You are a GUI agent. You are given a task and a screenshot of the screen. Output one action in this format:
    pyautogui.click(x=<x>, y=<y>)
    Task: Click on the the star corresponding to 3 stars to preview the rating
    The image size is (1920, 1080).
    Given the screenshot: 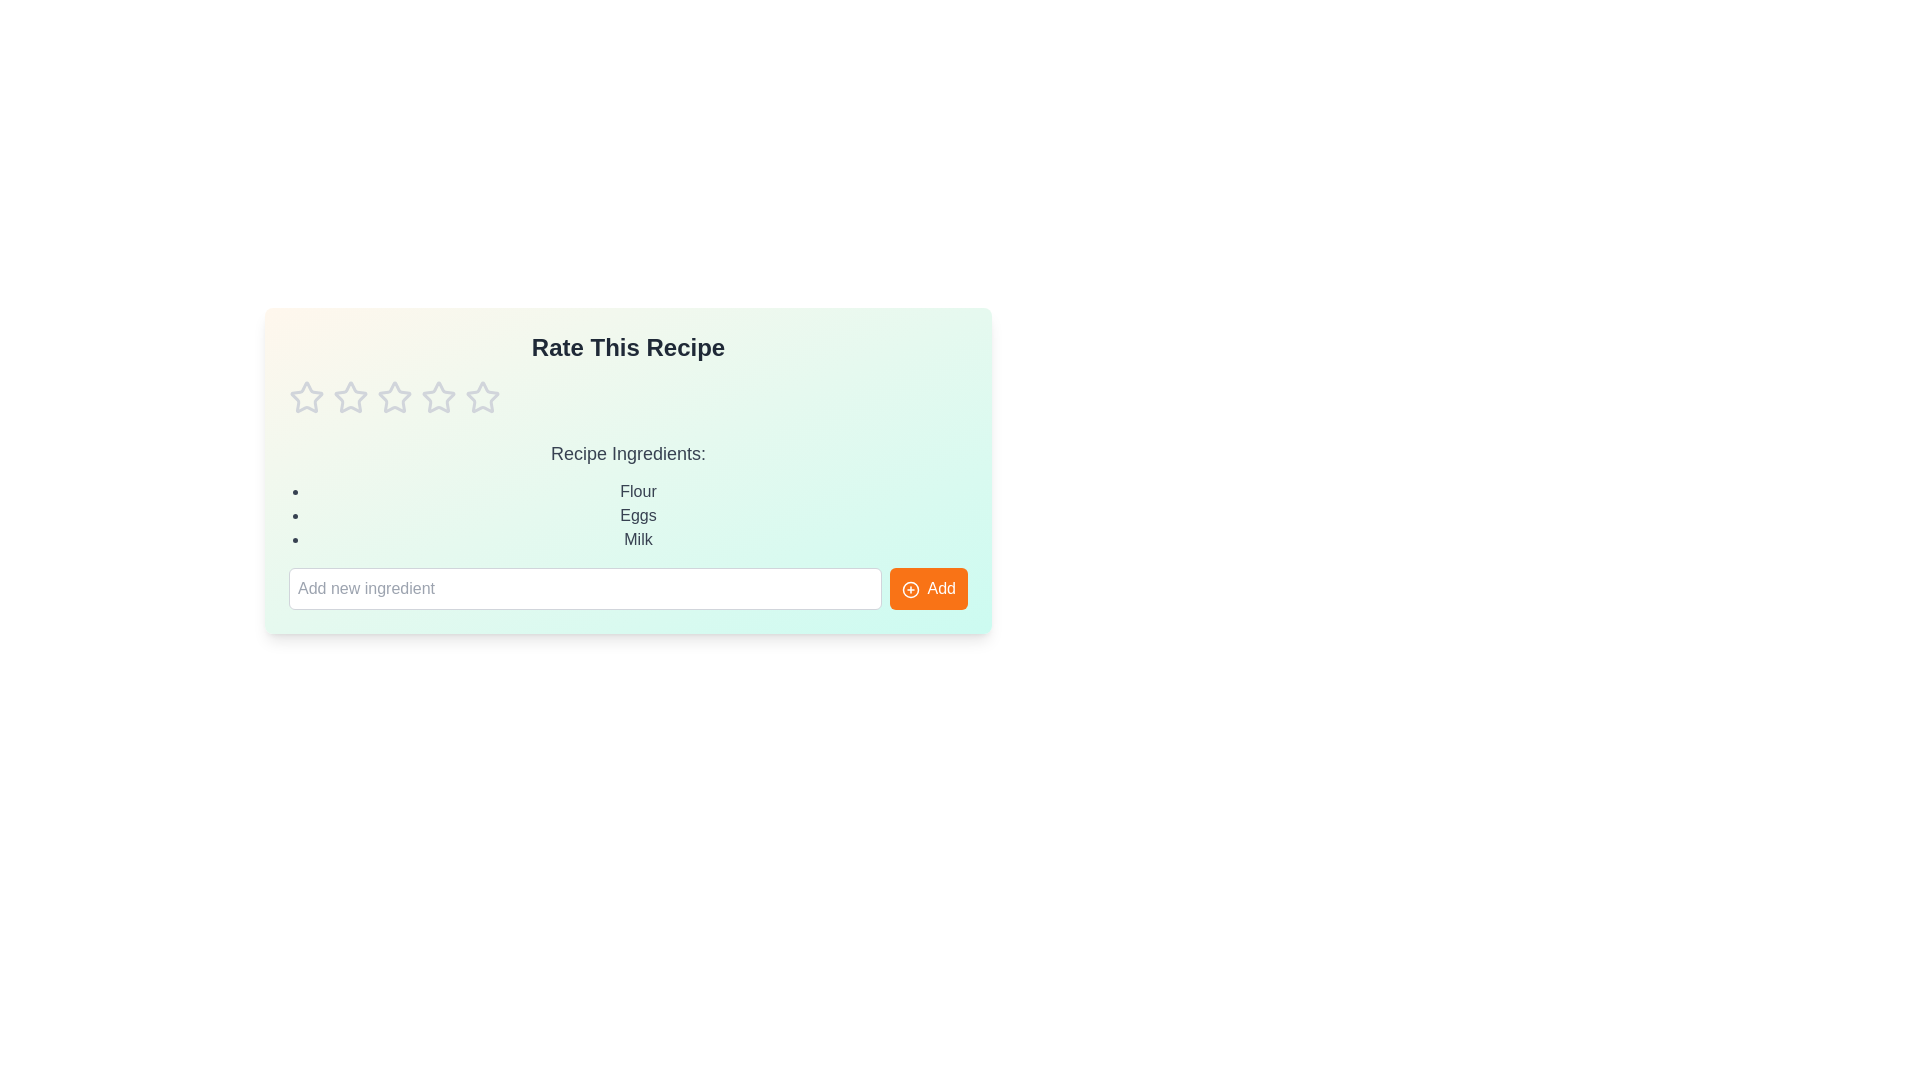 What is the action you would take?
    pyautogui.click(x=394, y=397)
    